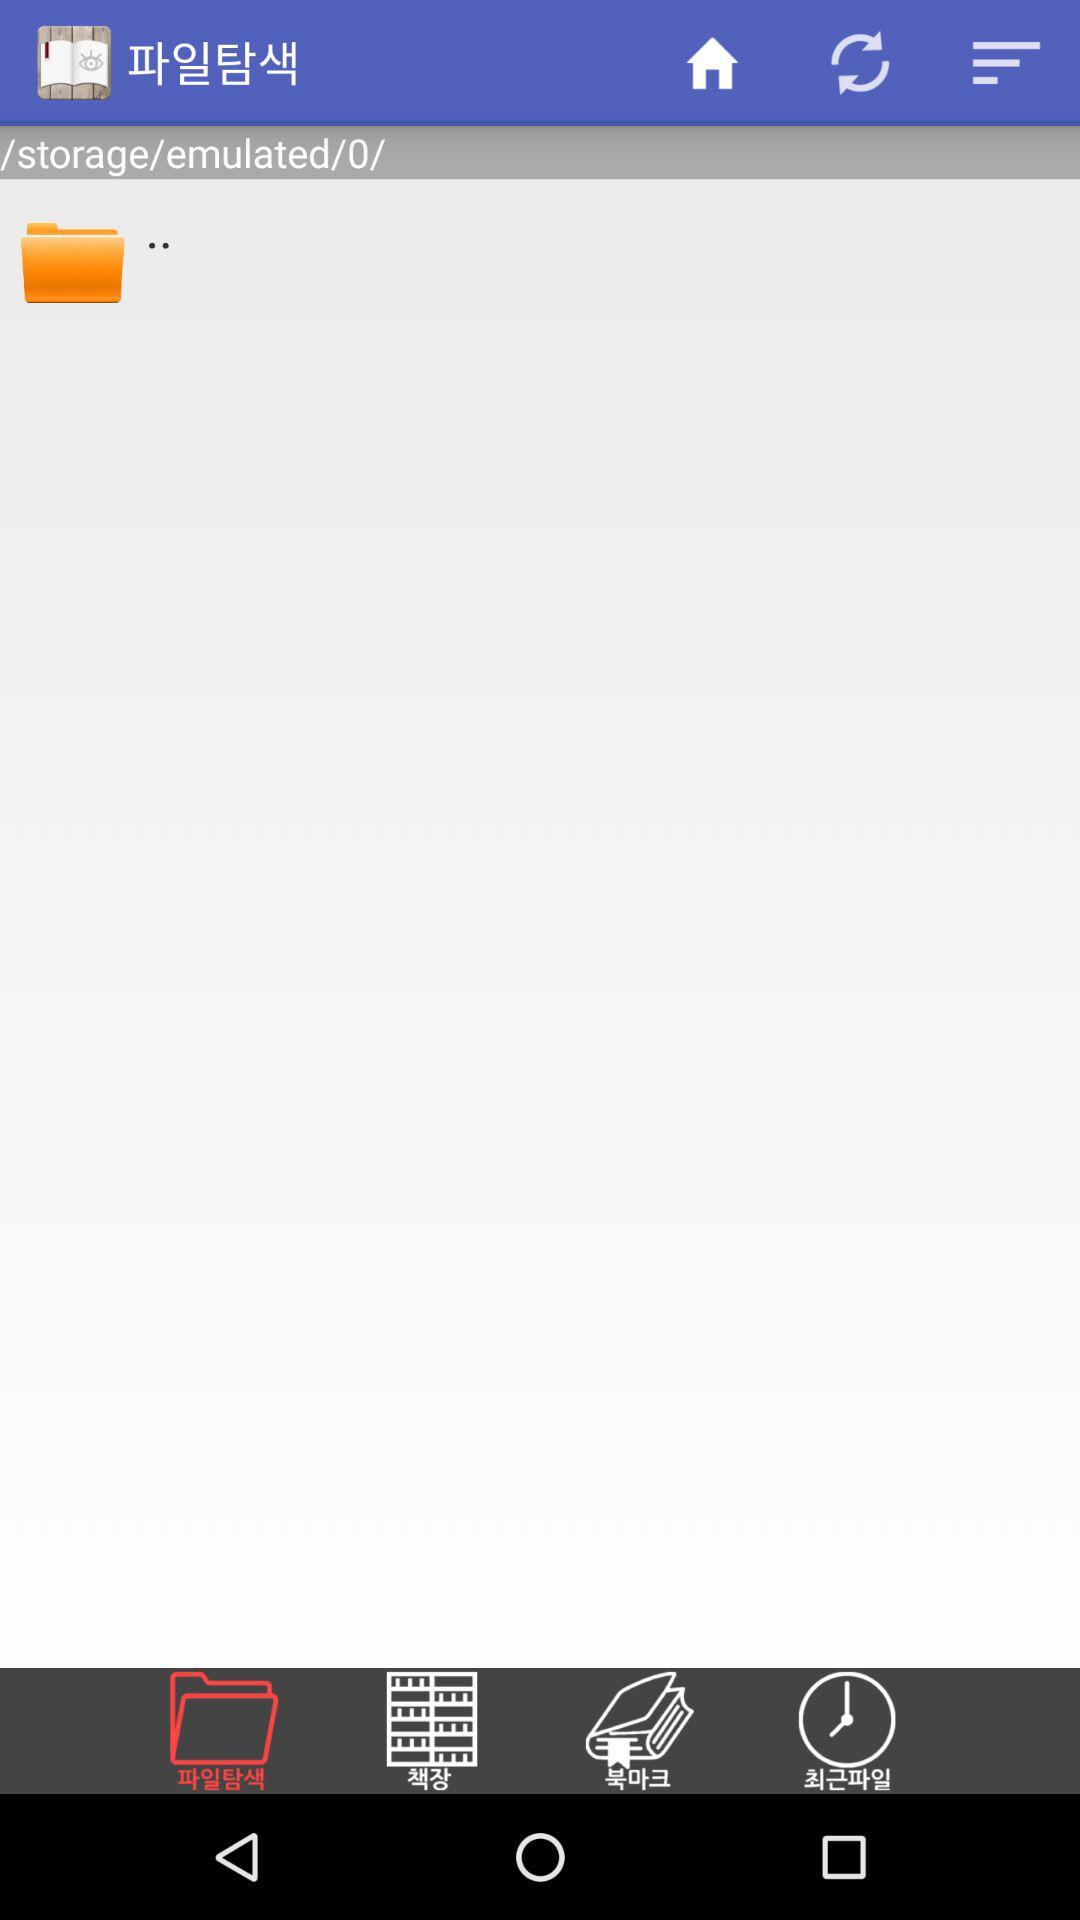 Image resolution: width=1080 pixels, height=1920 pixels. I want to click on the .. item, so click(598, 227).